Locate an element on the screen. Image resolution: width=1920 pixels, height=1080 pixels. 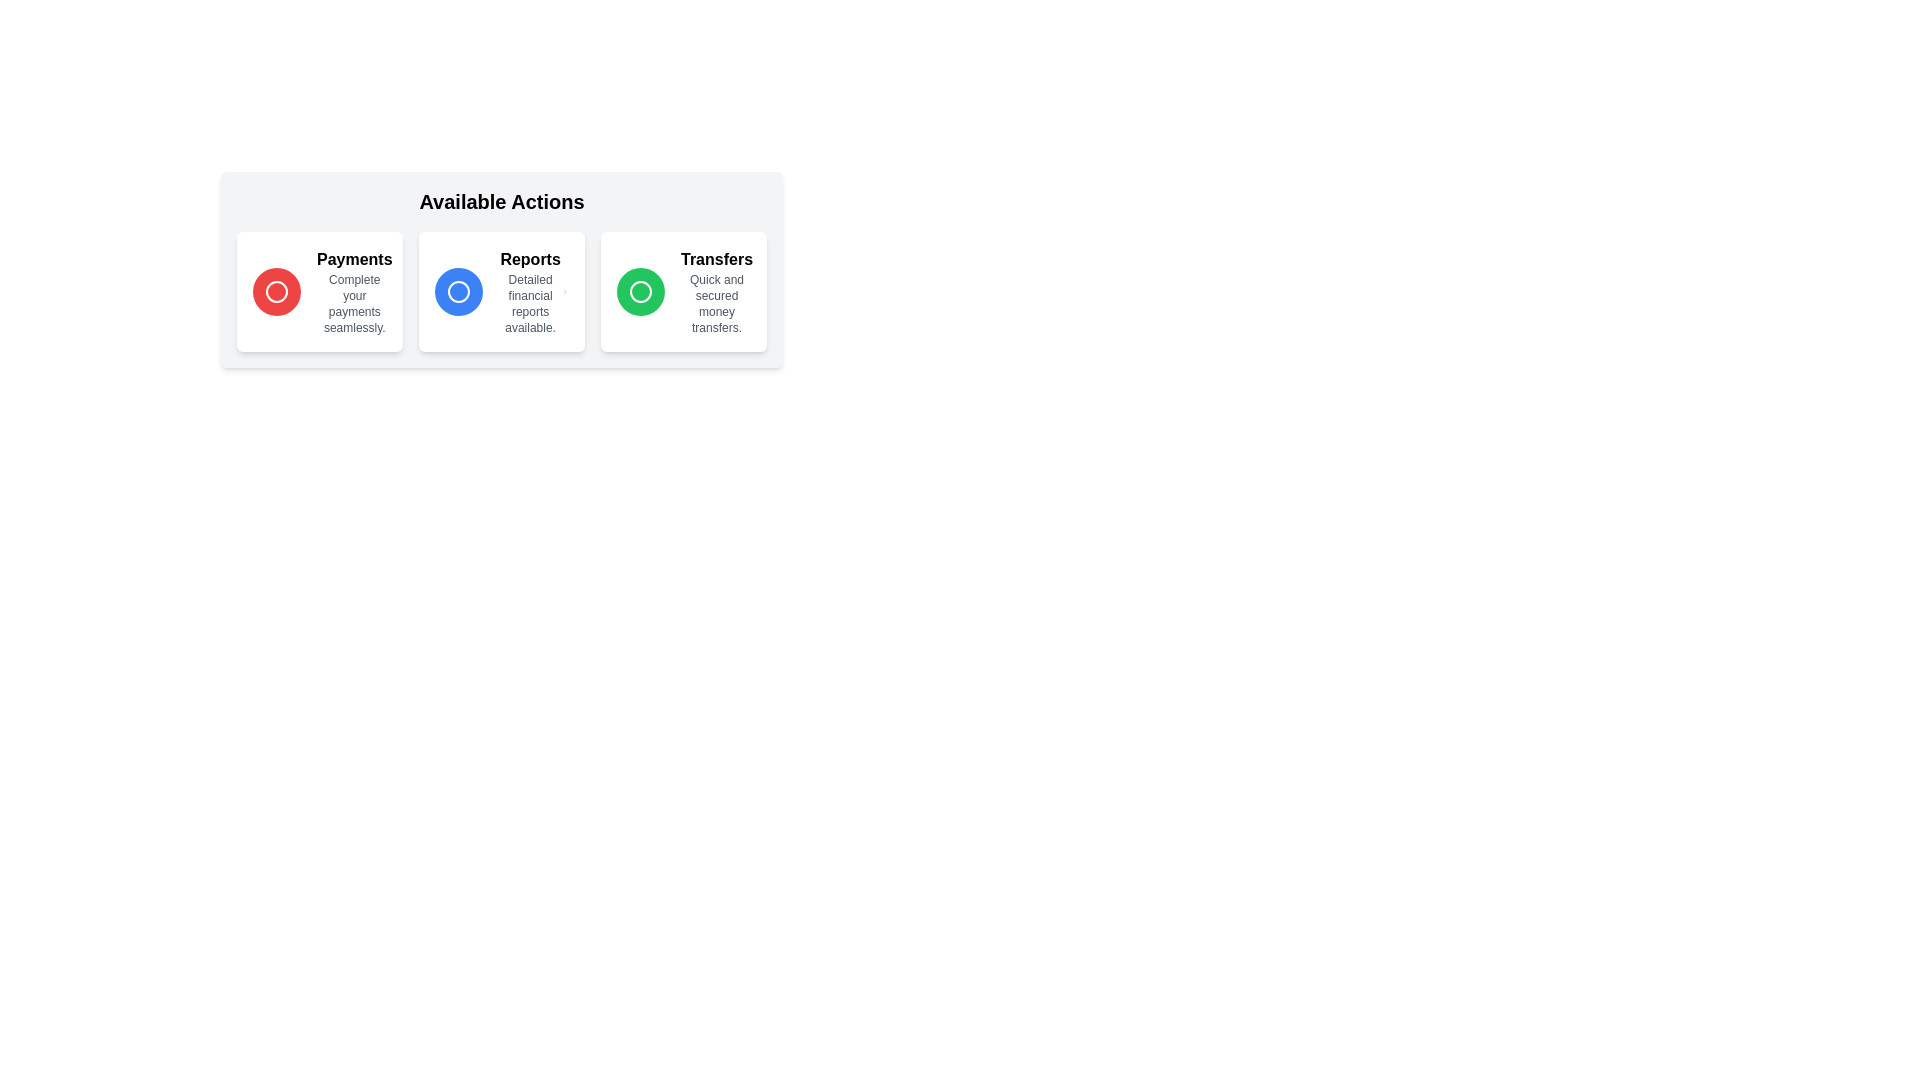
the text label that reads 'Complete your payments seamlessly', which is styled in grayish text and located beneath the heading 'Payments' is located at coordinates (354, 304).